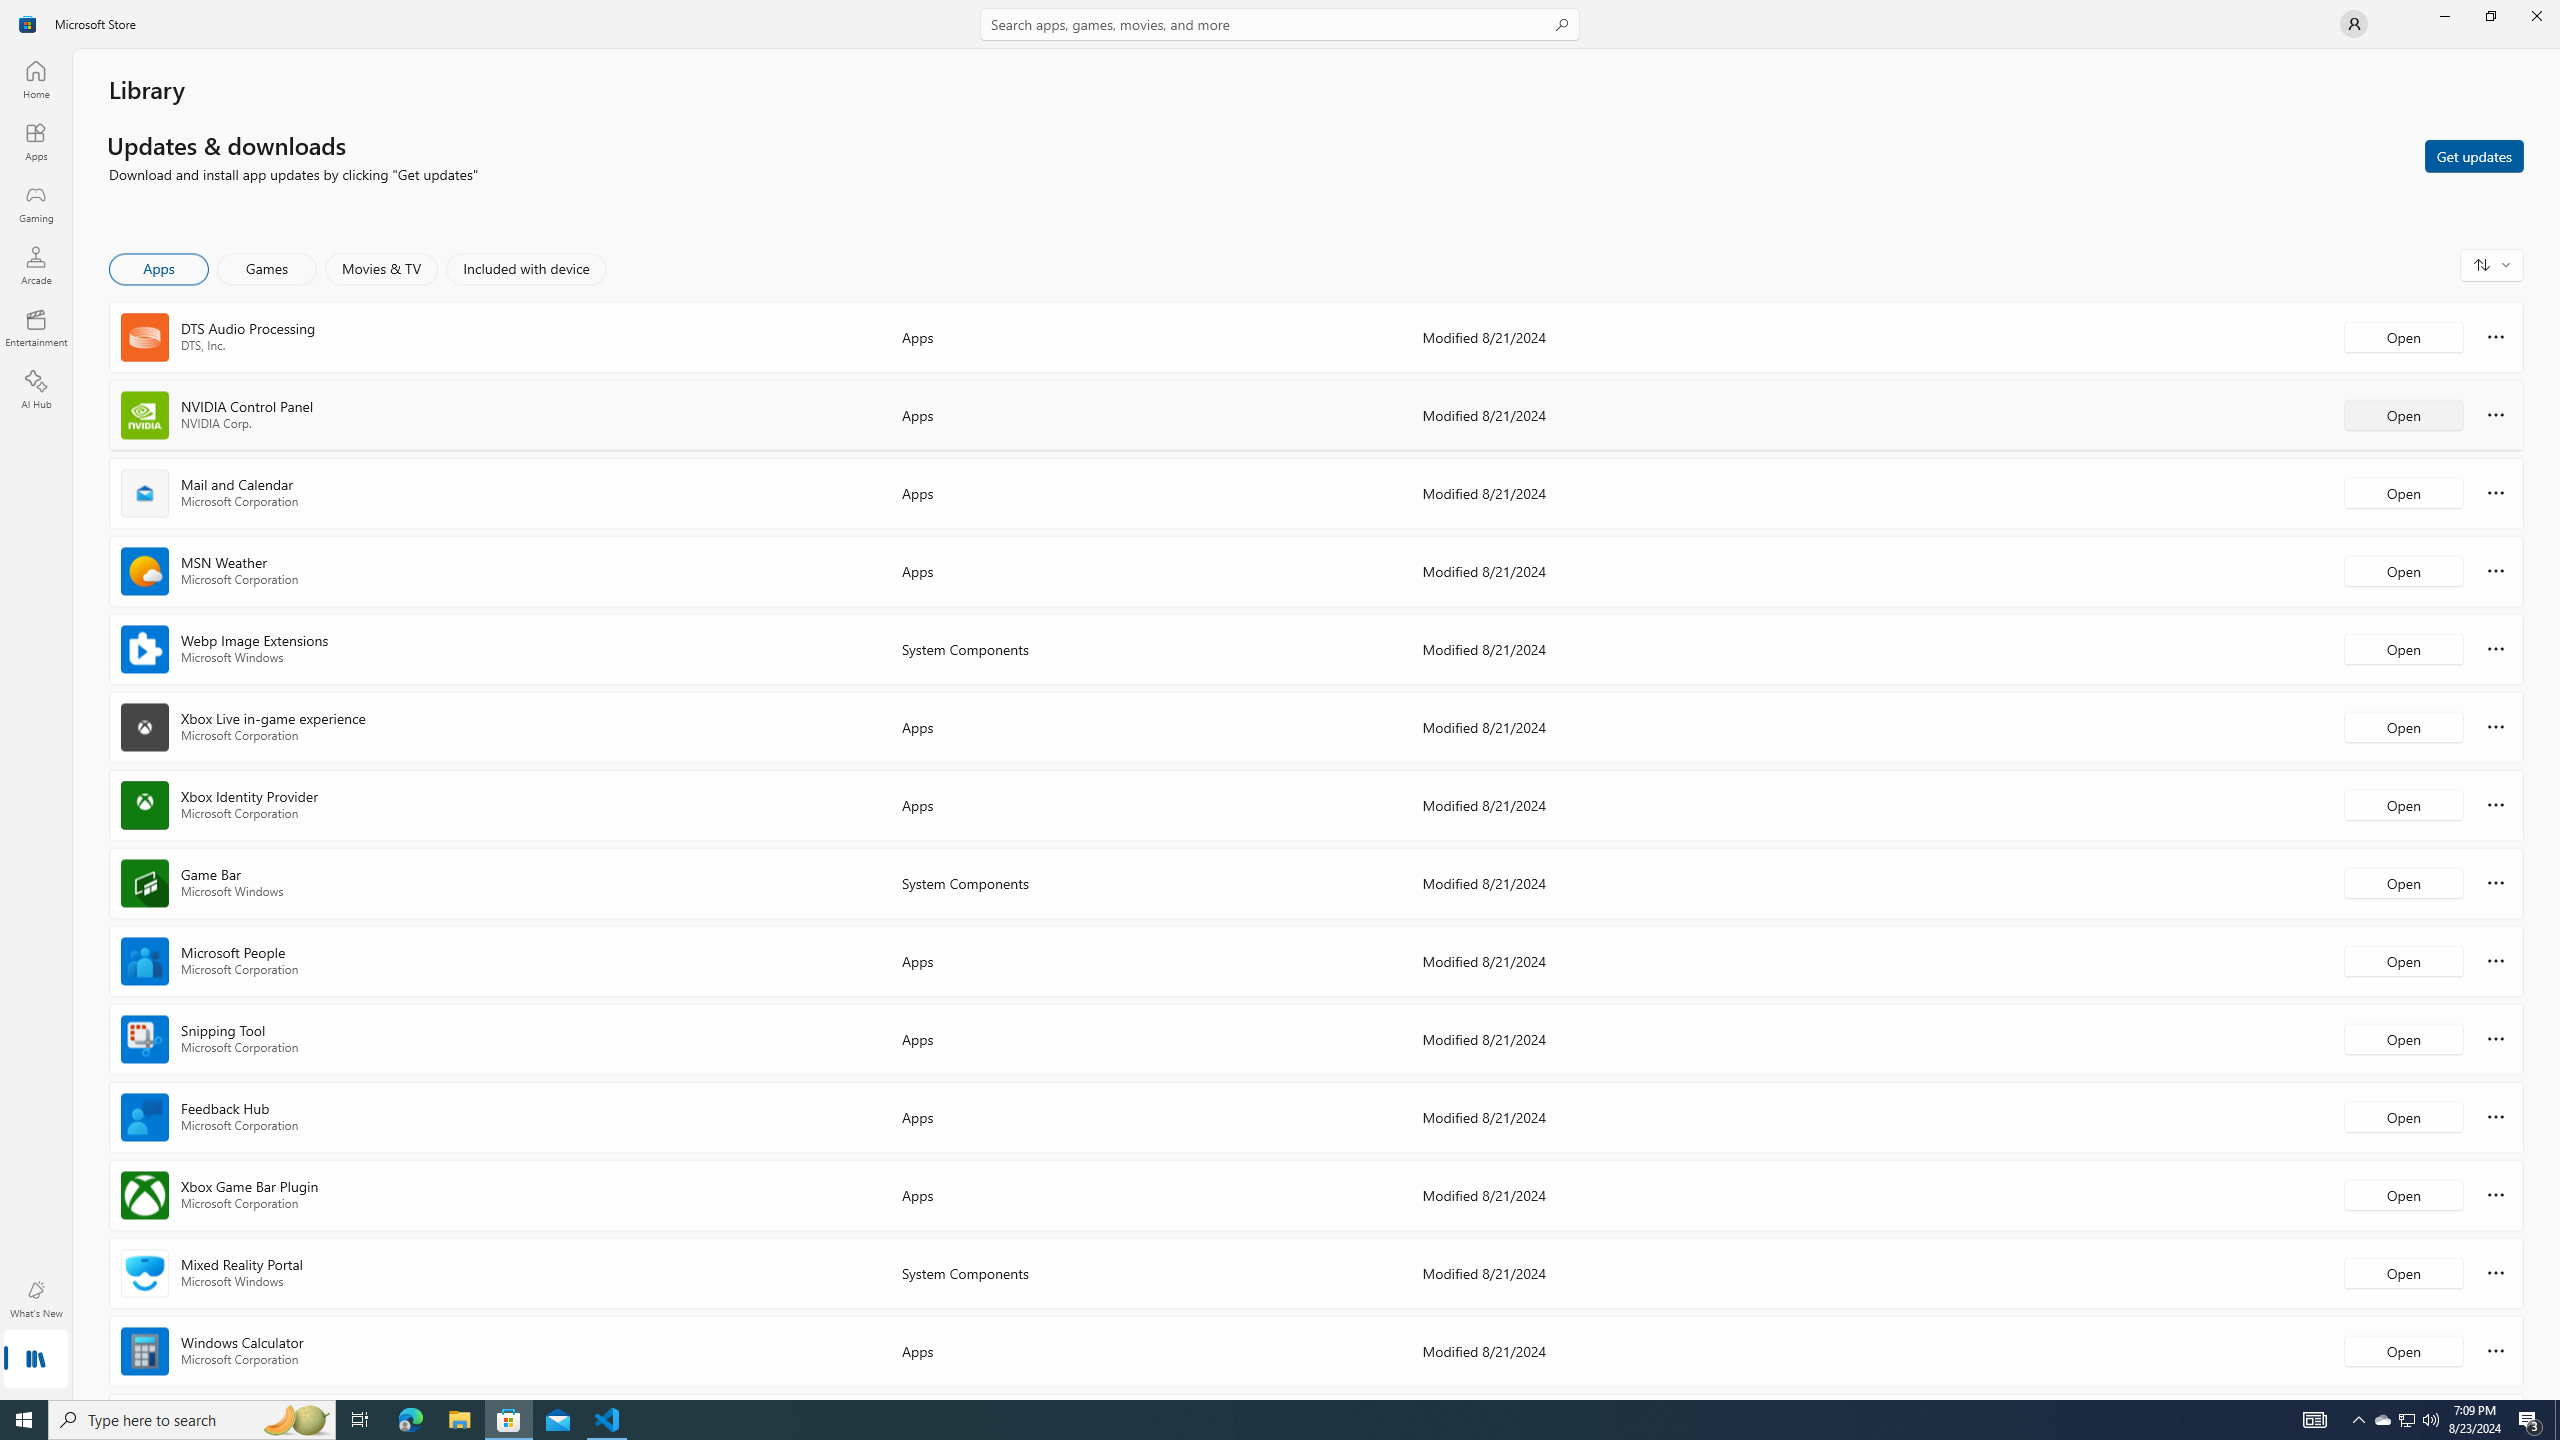 The image size is (2560, 1440). I want to click on 'Included with device', so click(525, 268).